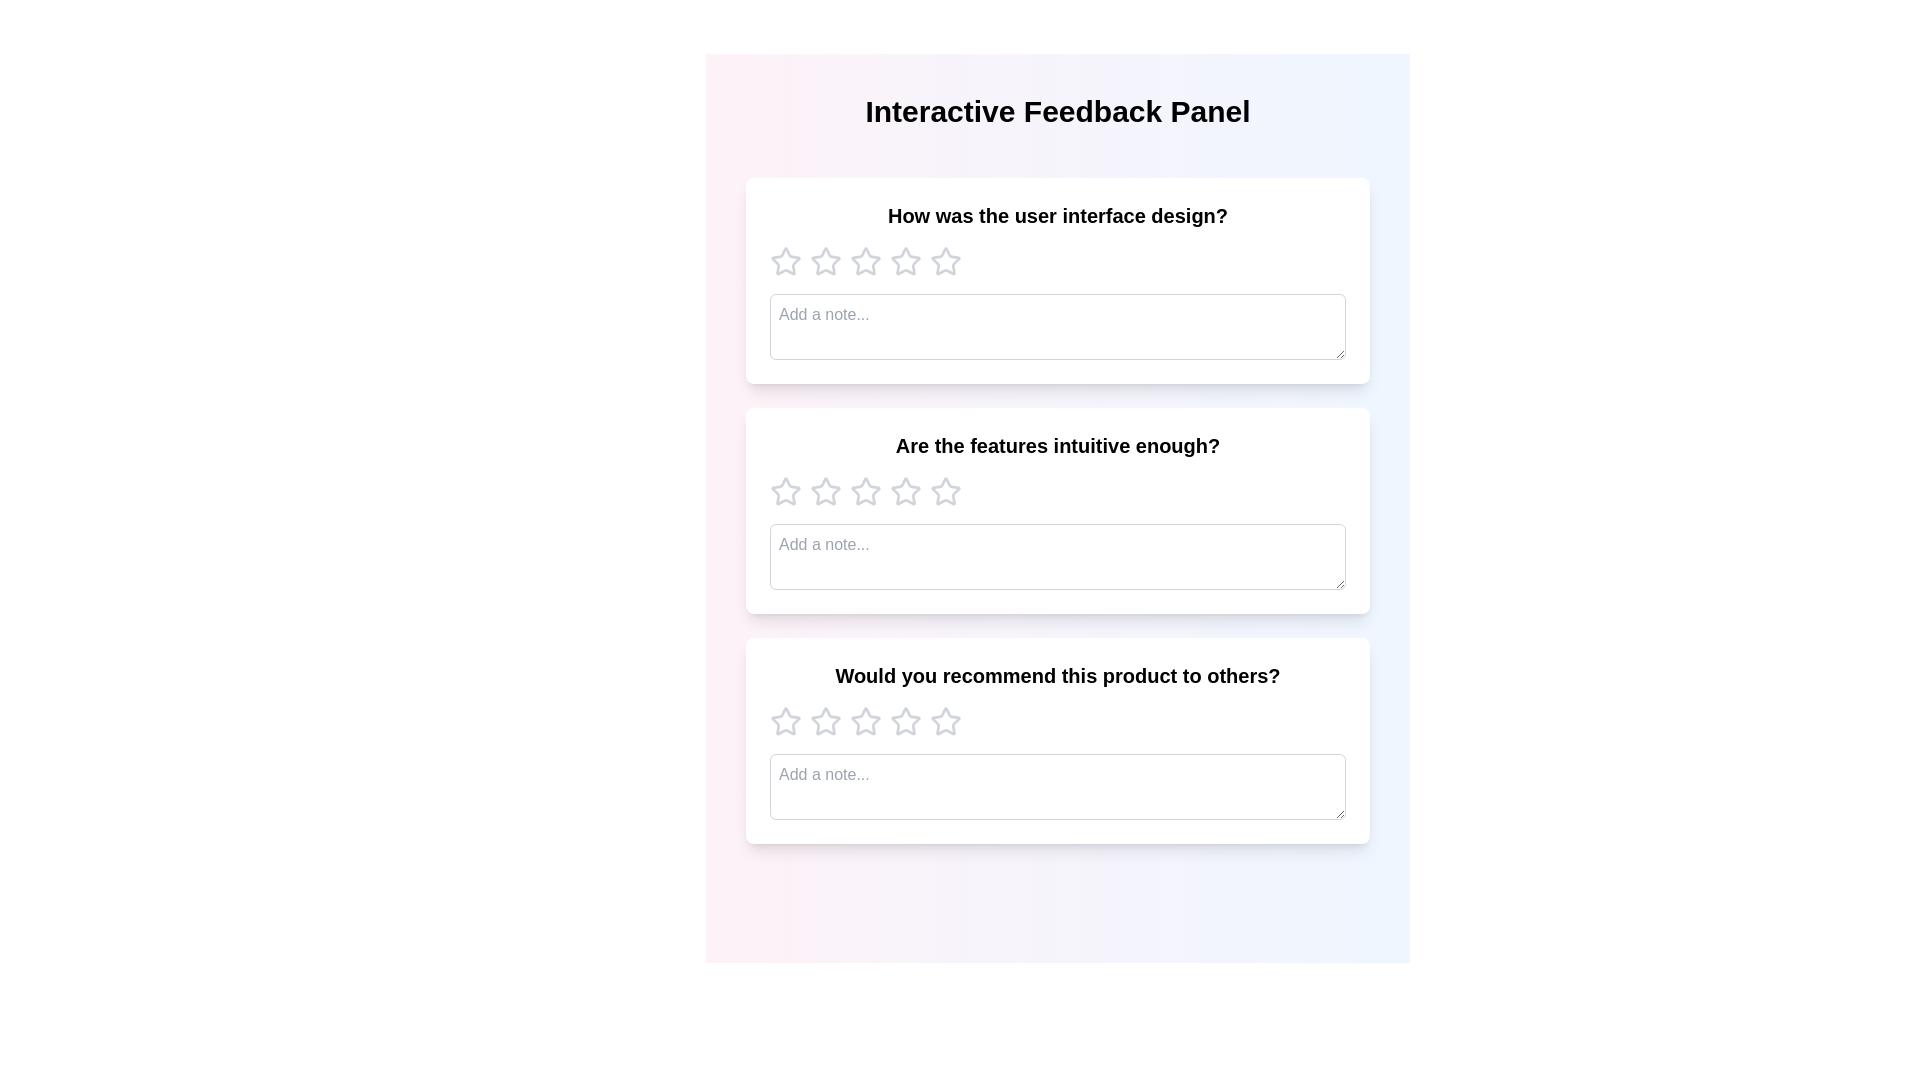 The image size is (1920, 1080). Describe the element at coordinates (1056, 326) in the screenshot. I see `the text area below the feedback prompt 'How was the user interface design?' and enter the text '<user_input>'` at that location.